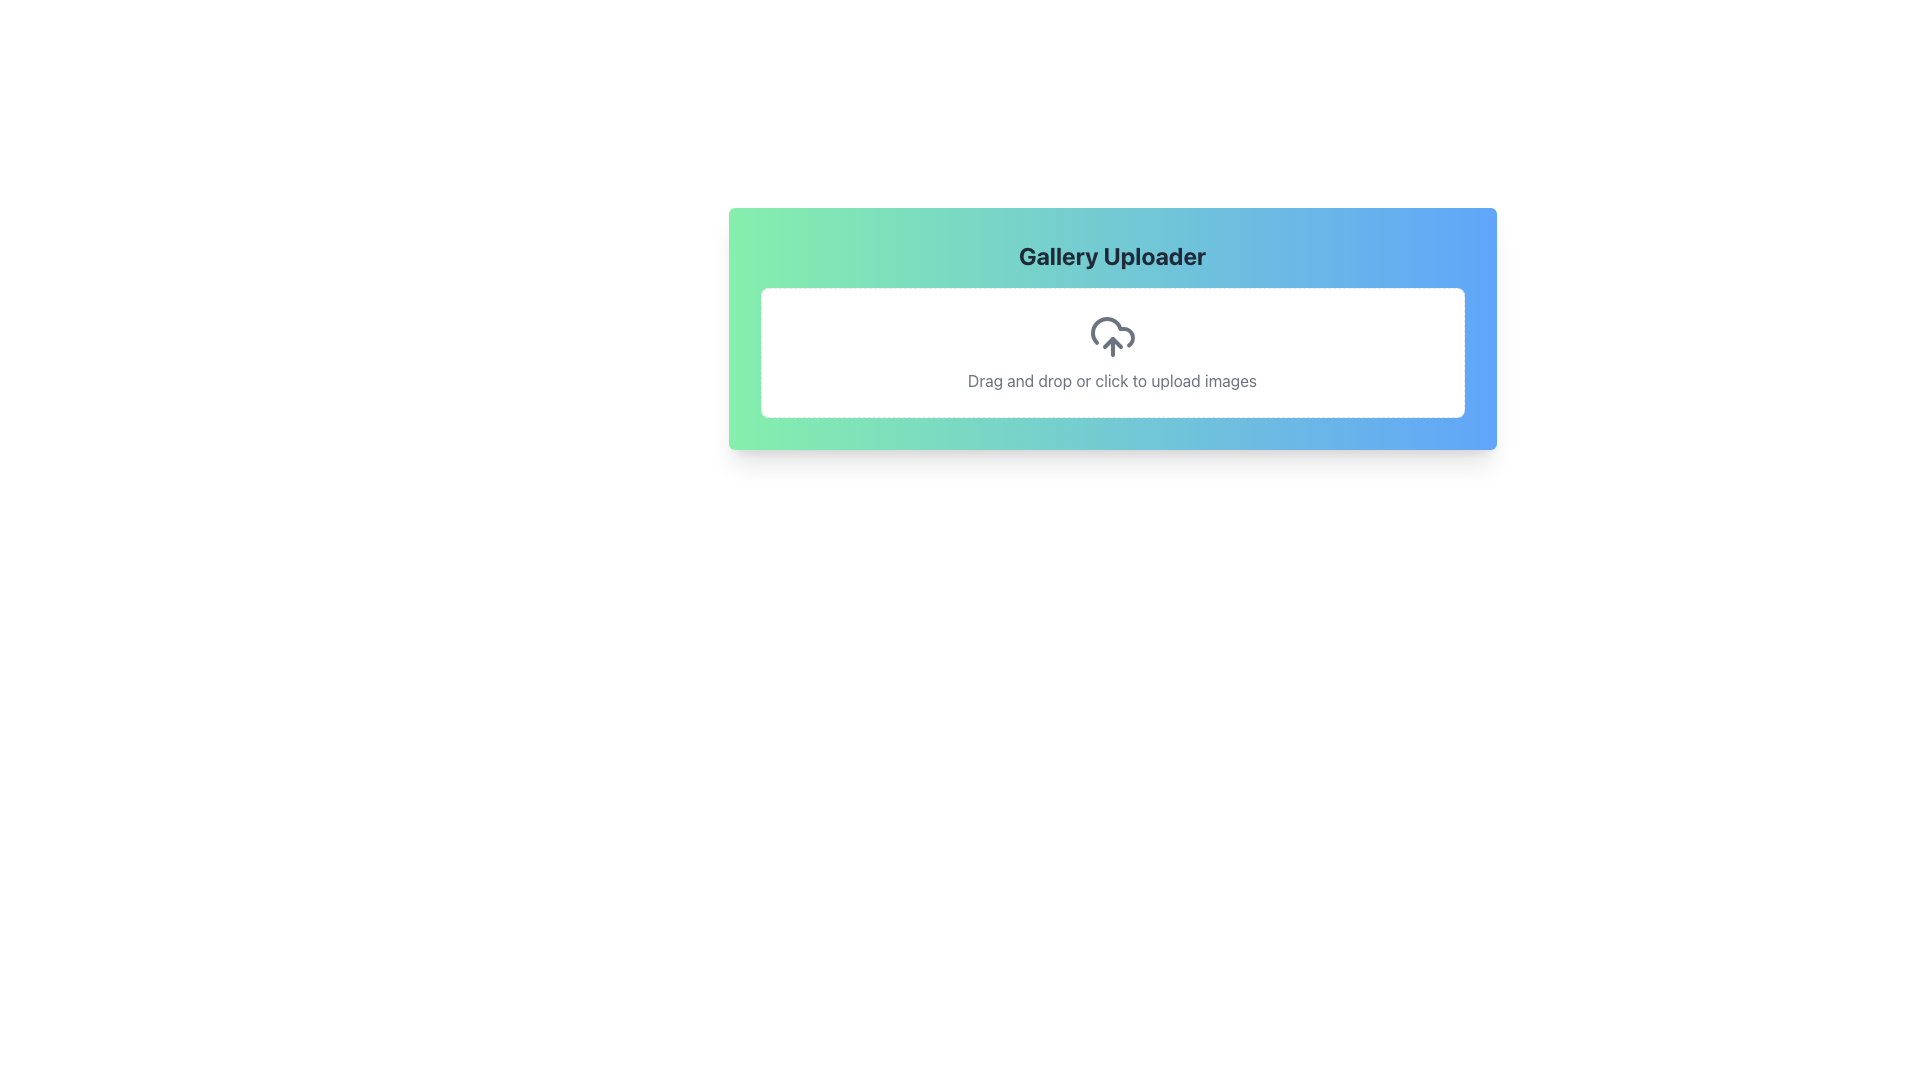  What do you see at coordinates (1111, 335) in the screenshot?
I see `the upload icon located at the vertical center of the 'Gallery Uploader' card, positioned above the text 'Drag and drop or click to upload images.'` at bounding box center [1111, 335].